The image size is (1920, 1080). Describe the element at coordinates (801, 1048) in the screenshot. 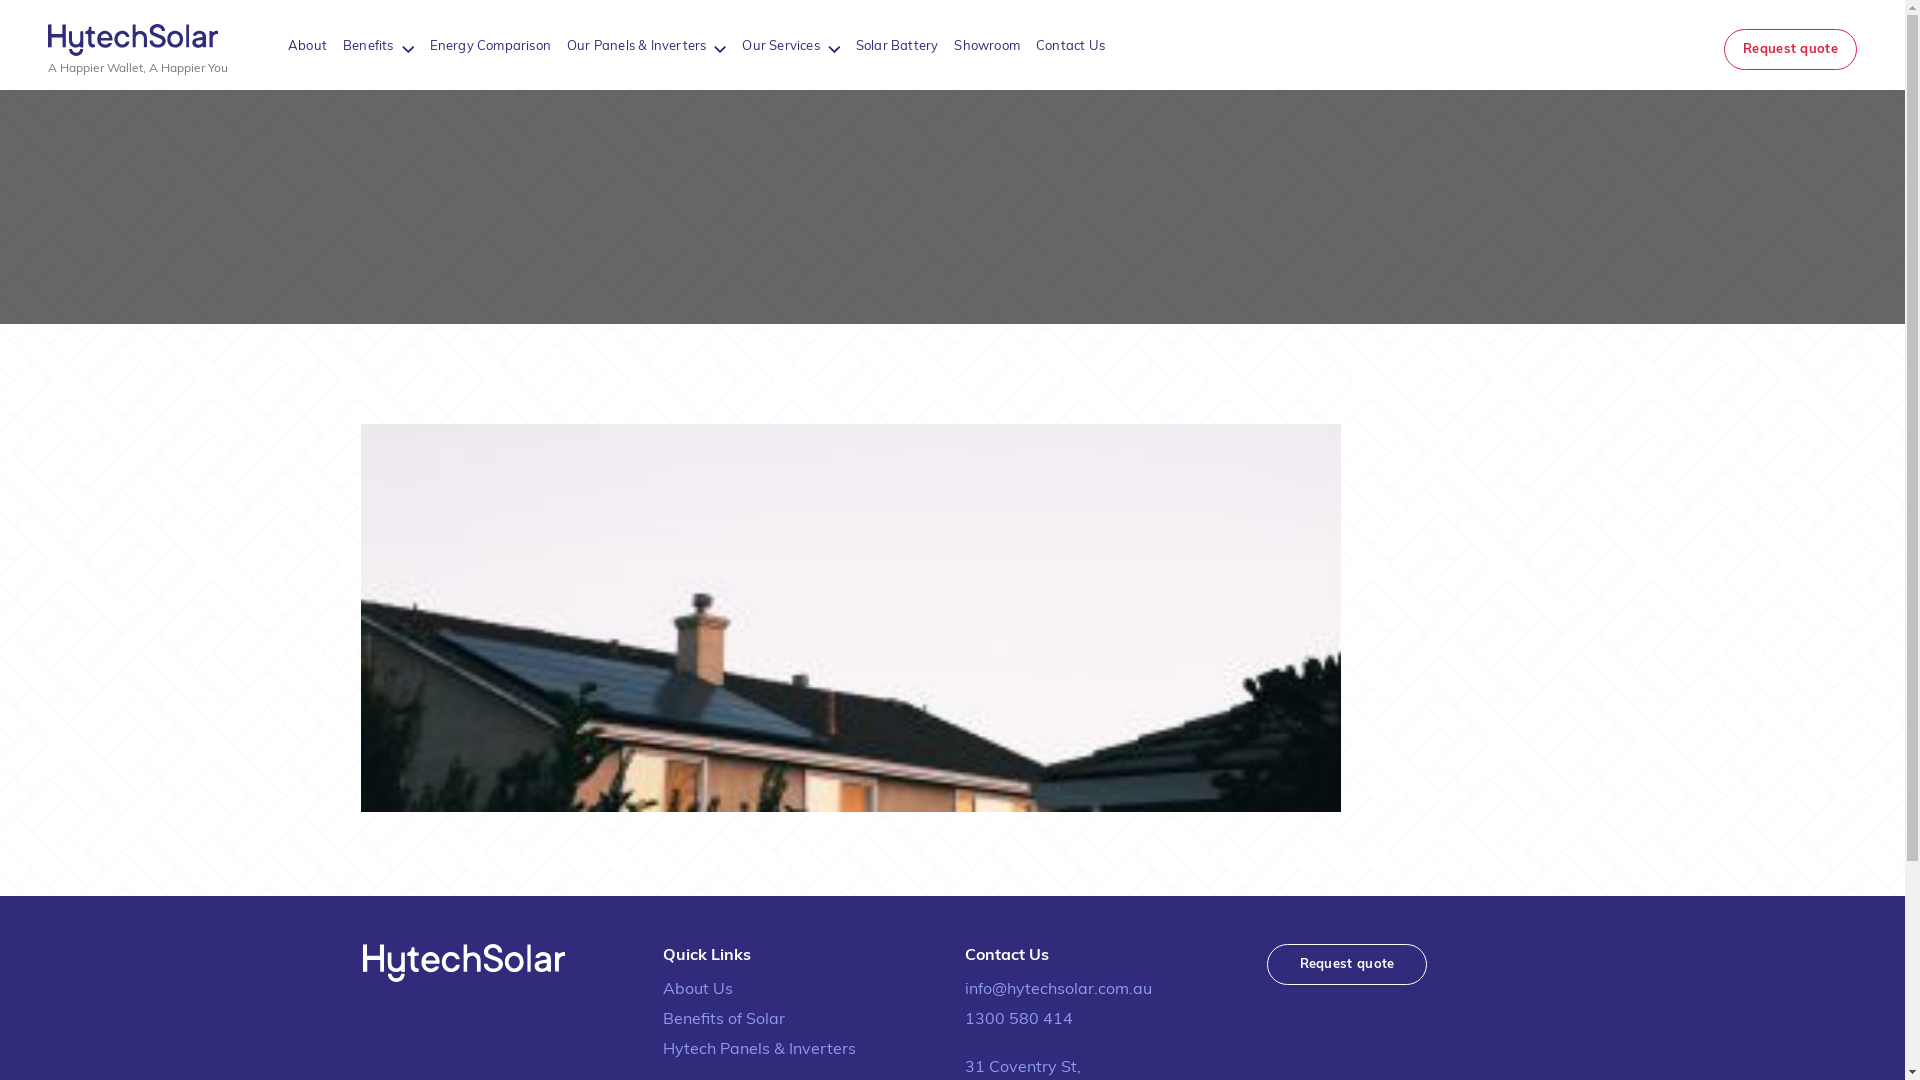

I see `'Hytech Panels & Inverters'` at that location.